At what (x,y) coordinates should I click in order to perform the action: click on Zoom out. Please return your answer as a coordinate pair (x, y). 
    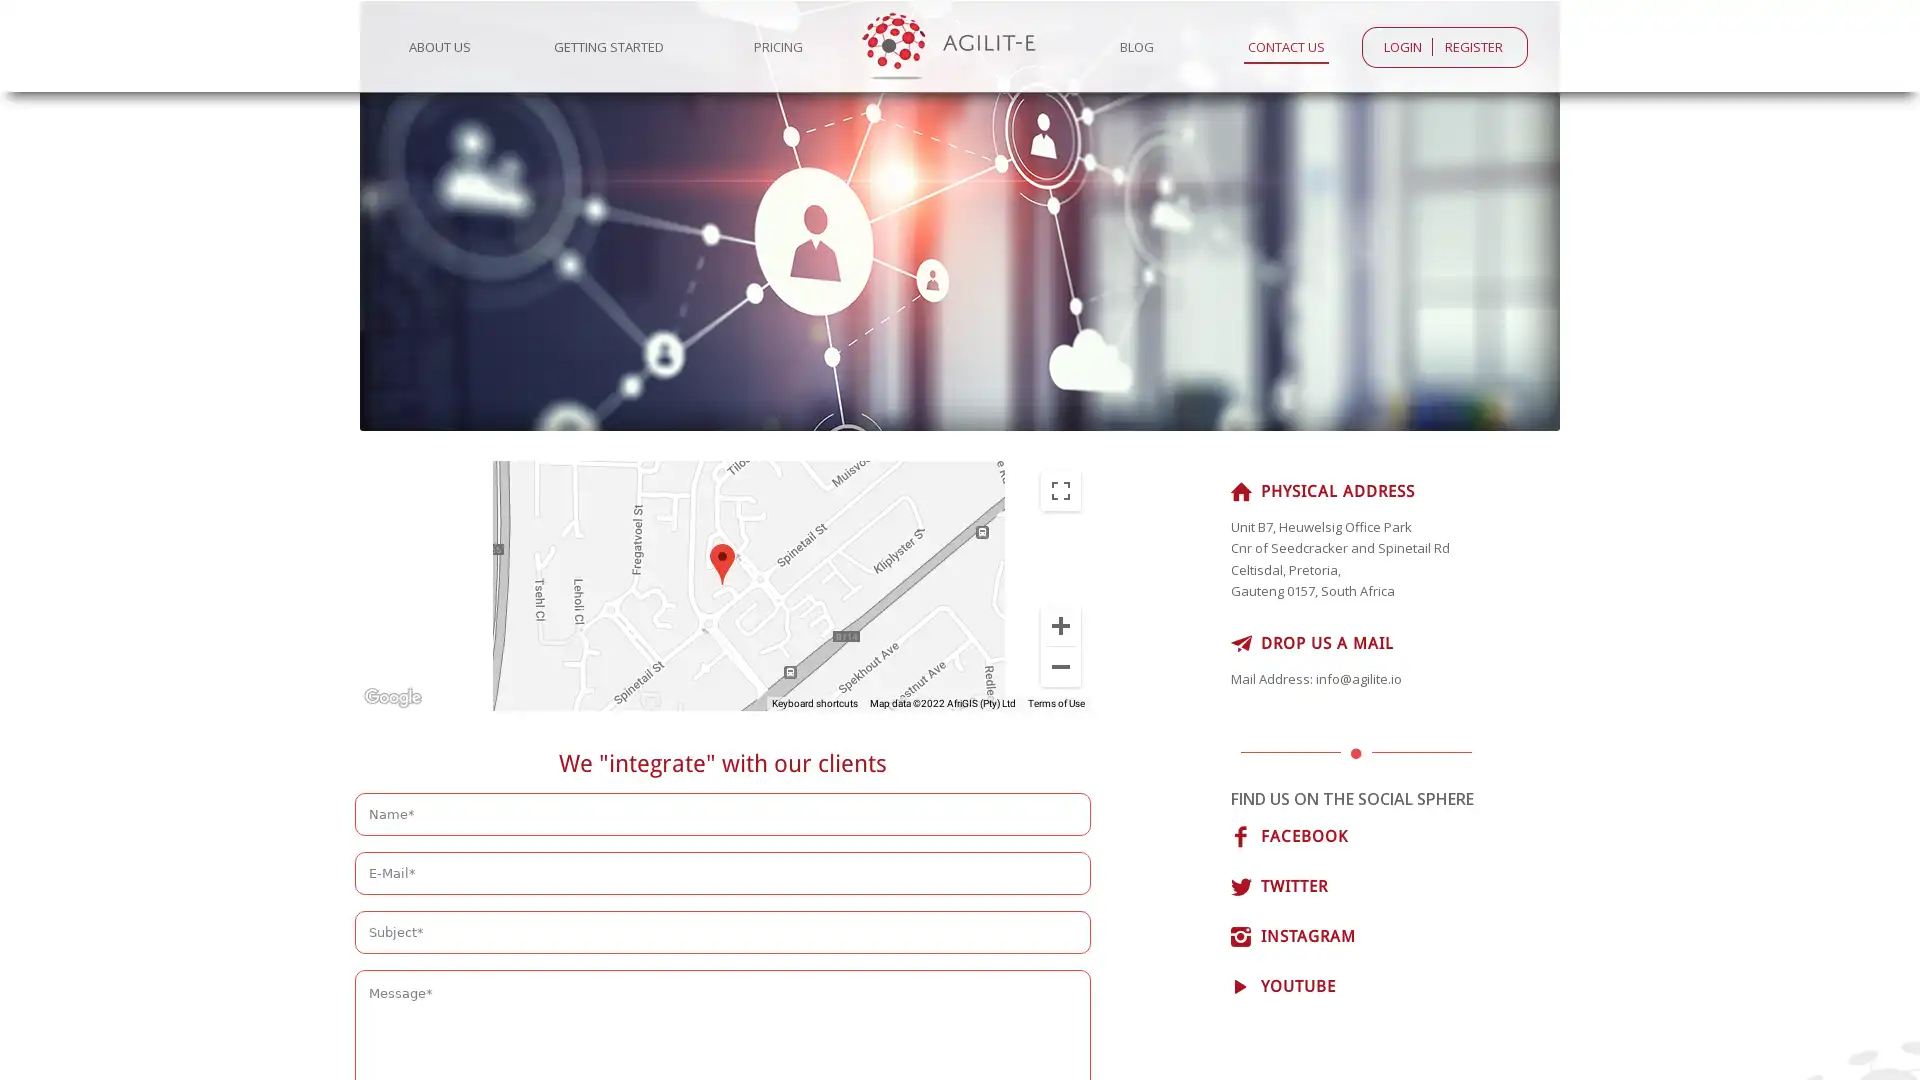
    Looking at the image, I should click on (1059, 667).